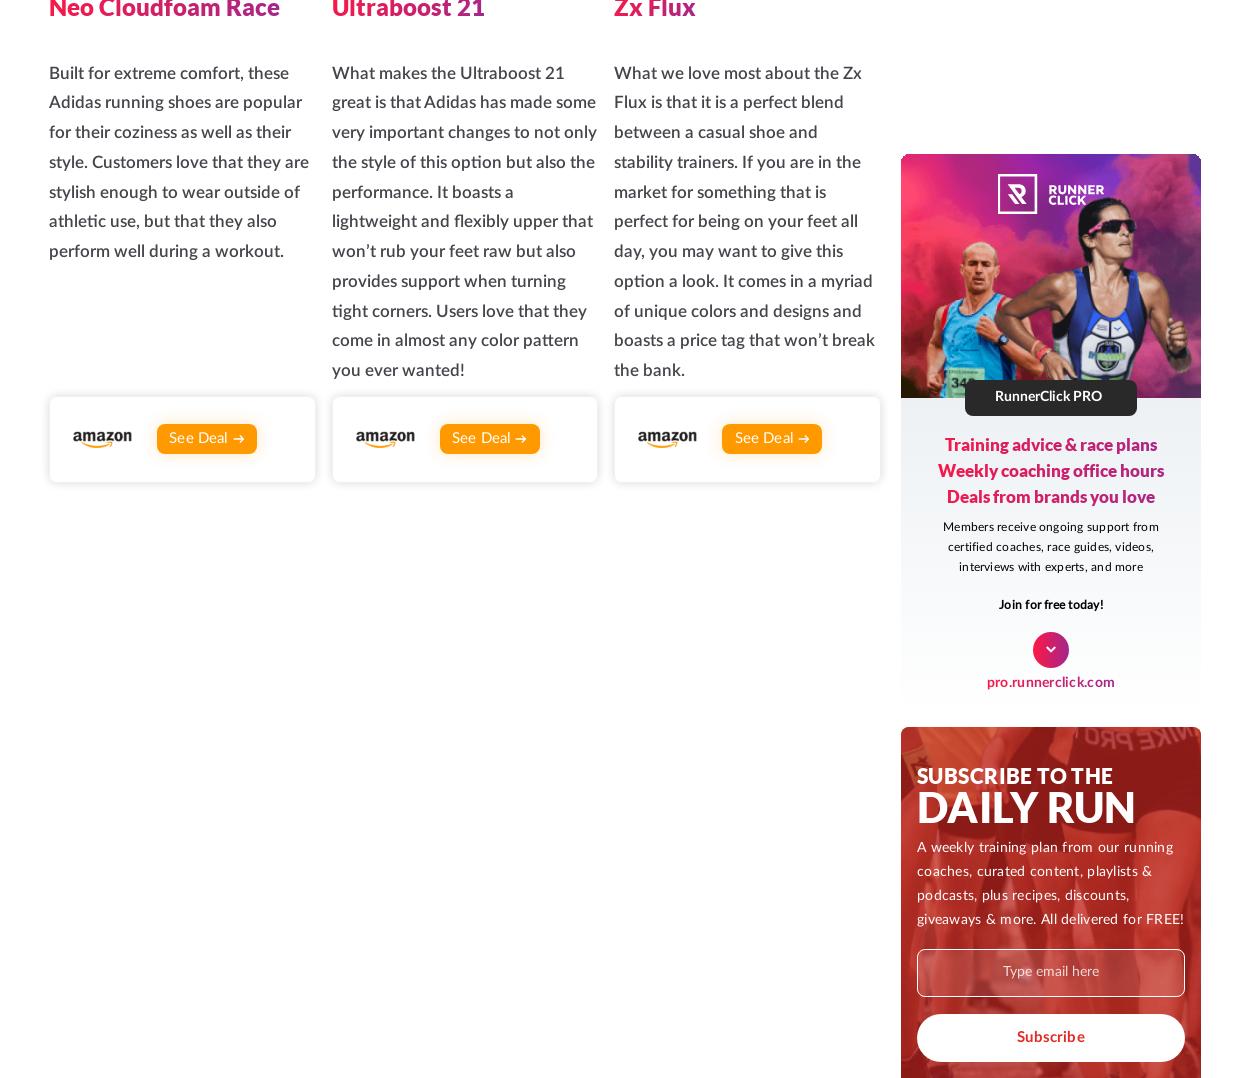 This screenshot has width=1250, height=1078. What do you see at coordinates (1004, 754) in the screenshot?
I see `'RunnerClick is reader-supported. We may earn a commission after clicking links on the site before making a purchase. Thank you
for joining us on our mission to help runners reach their goals.'` at bounding box center [1004, 754].